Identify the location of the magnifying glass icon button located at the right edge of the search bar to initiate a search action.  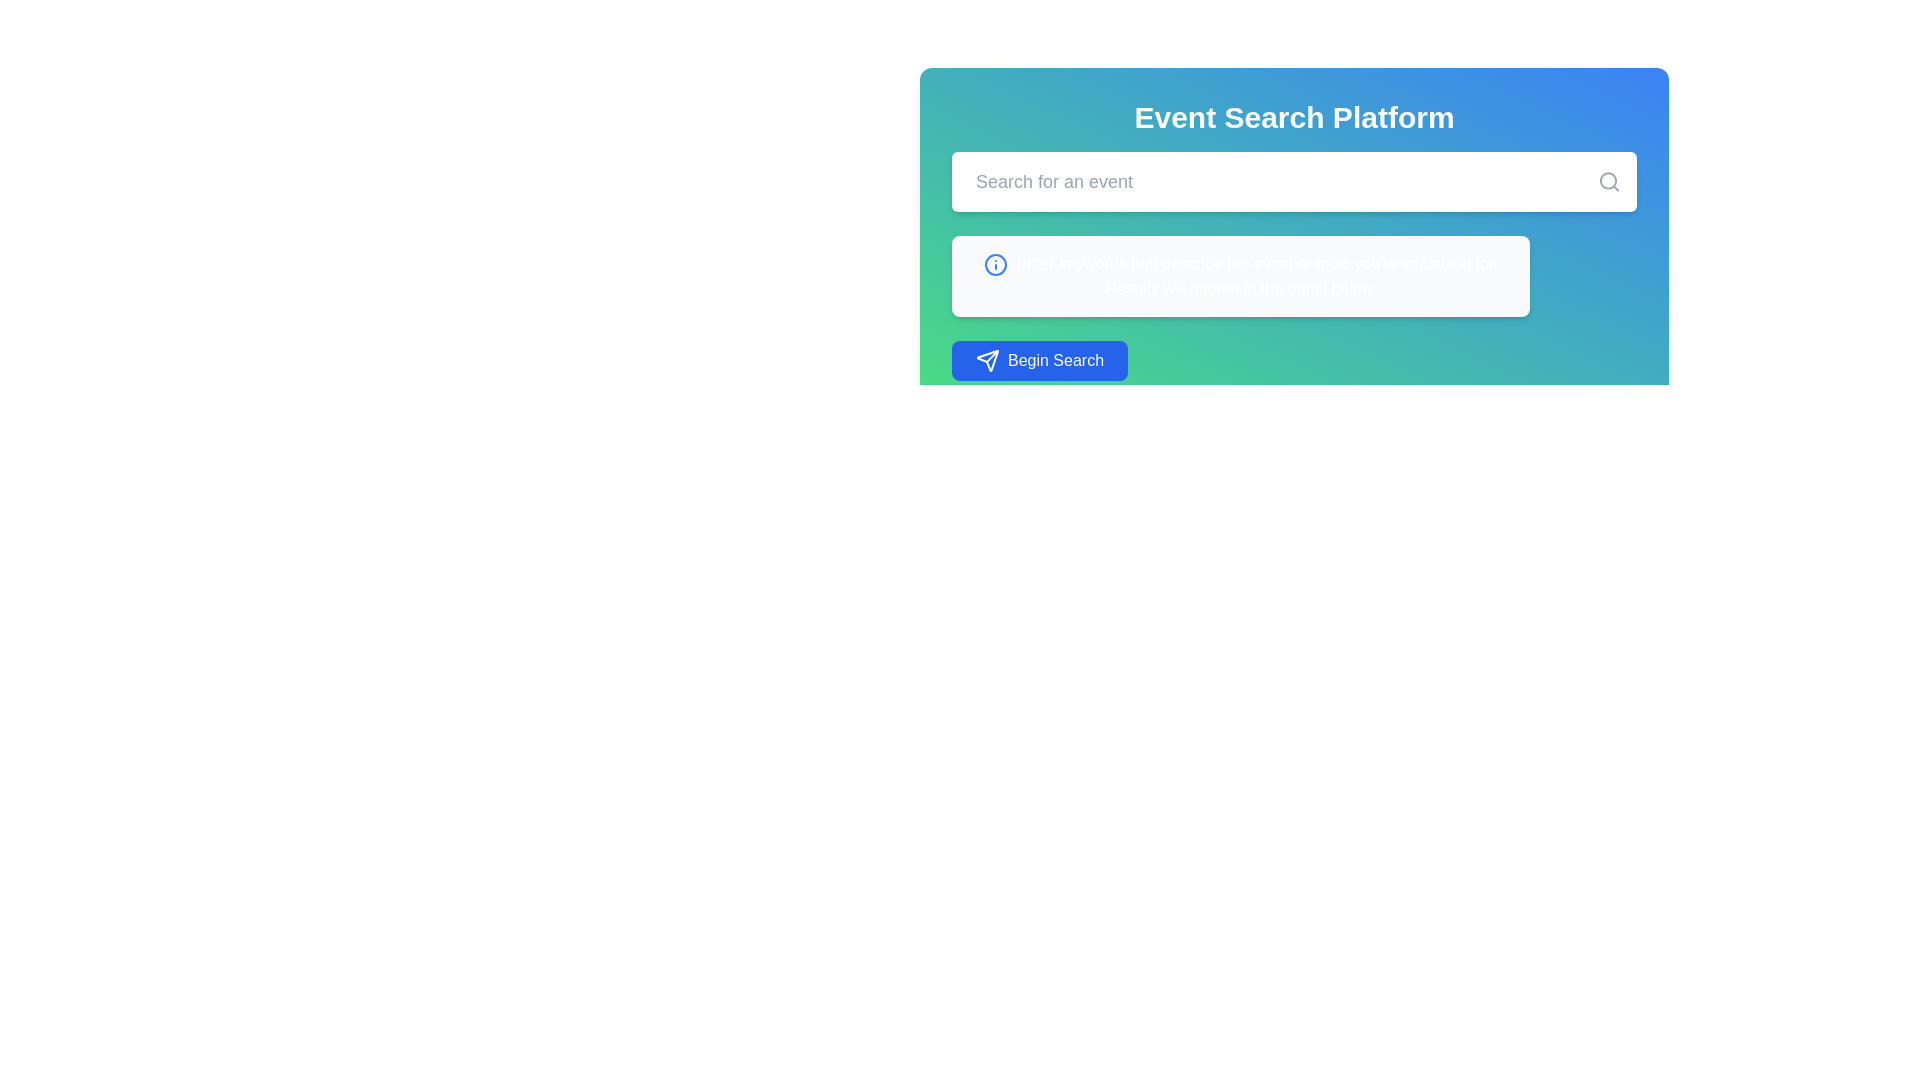
(1609, 181).